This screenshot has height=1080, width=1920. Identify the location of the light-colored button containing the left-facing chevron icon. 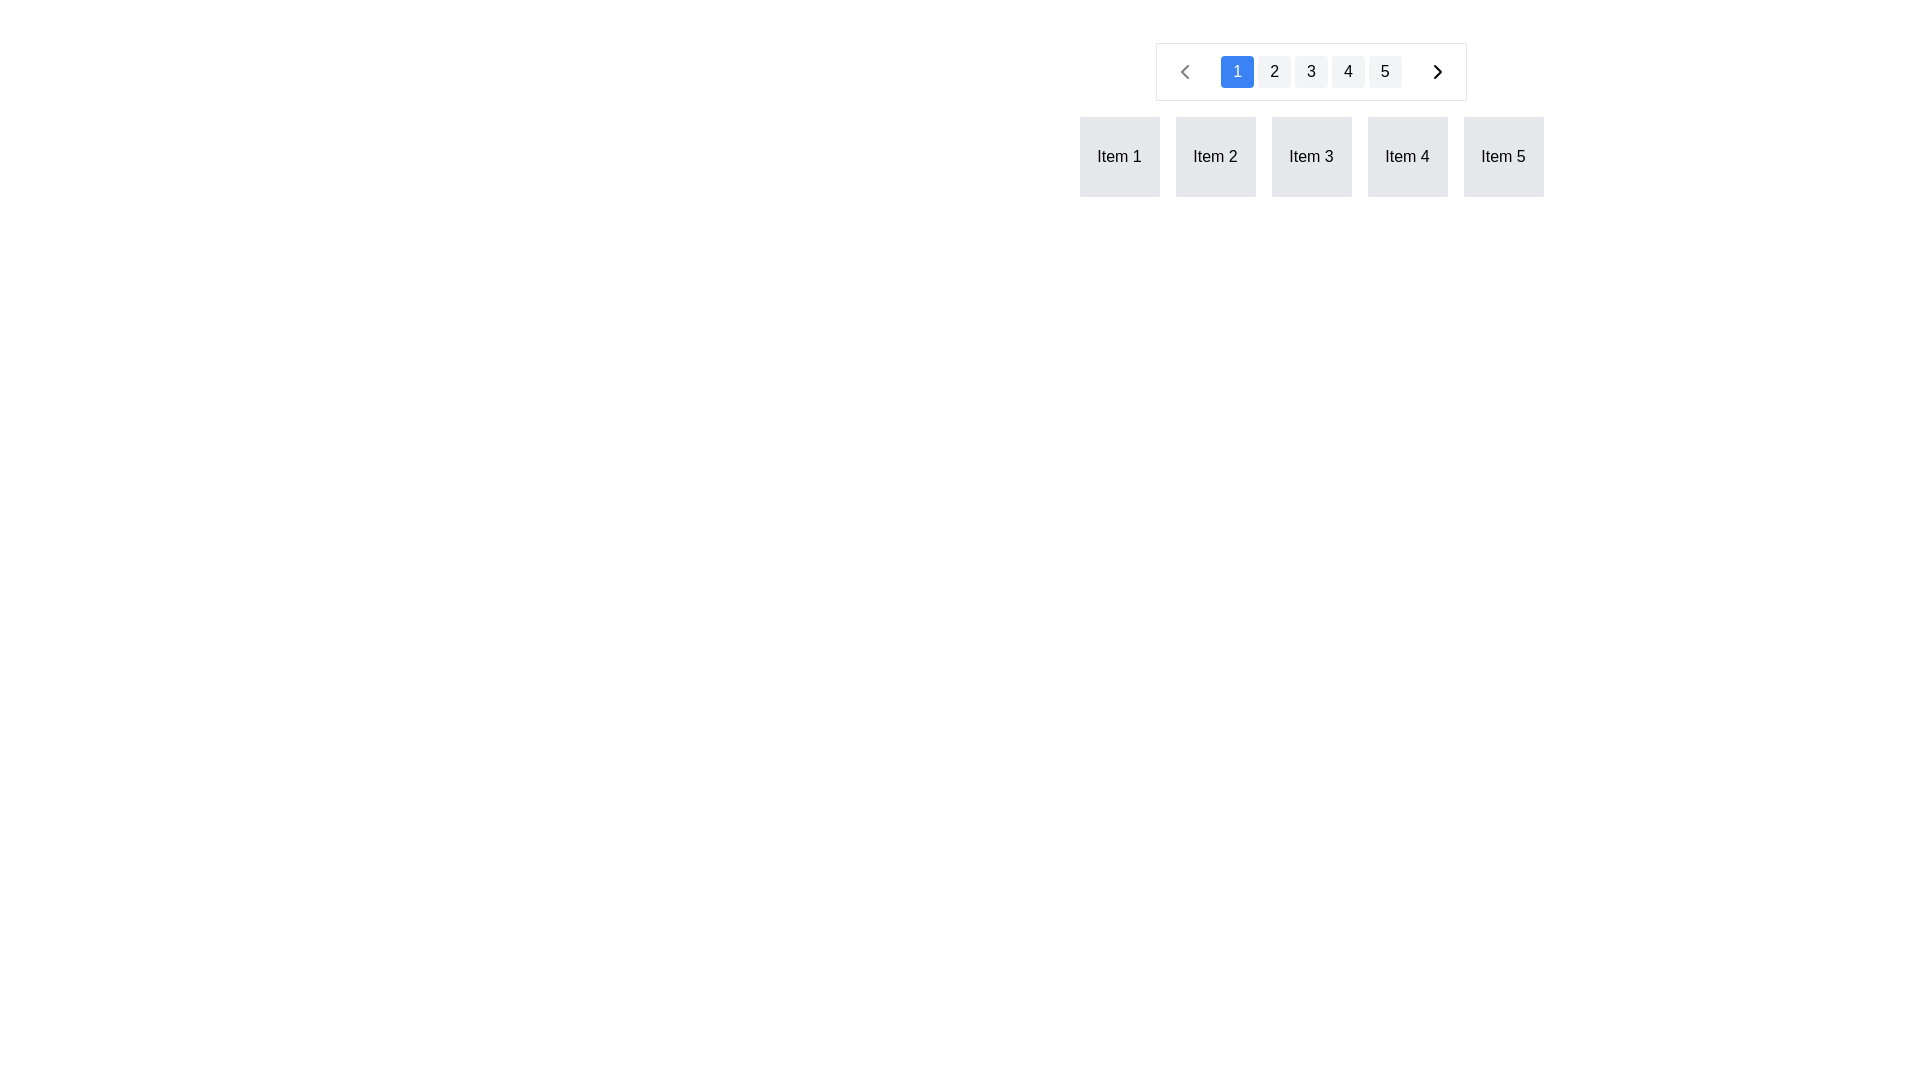
(1185, 71).